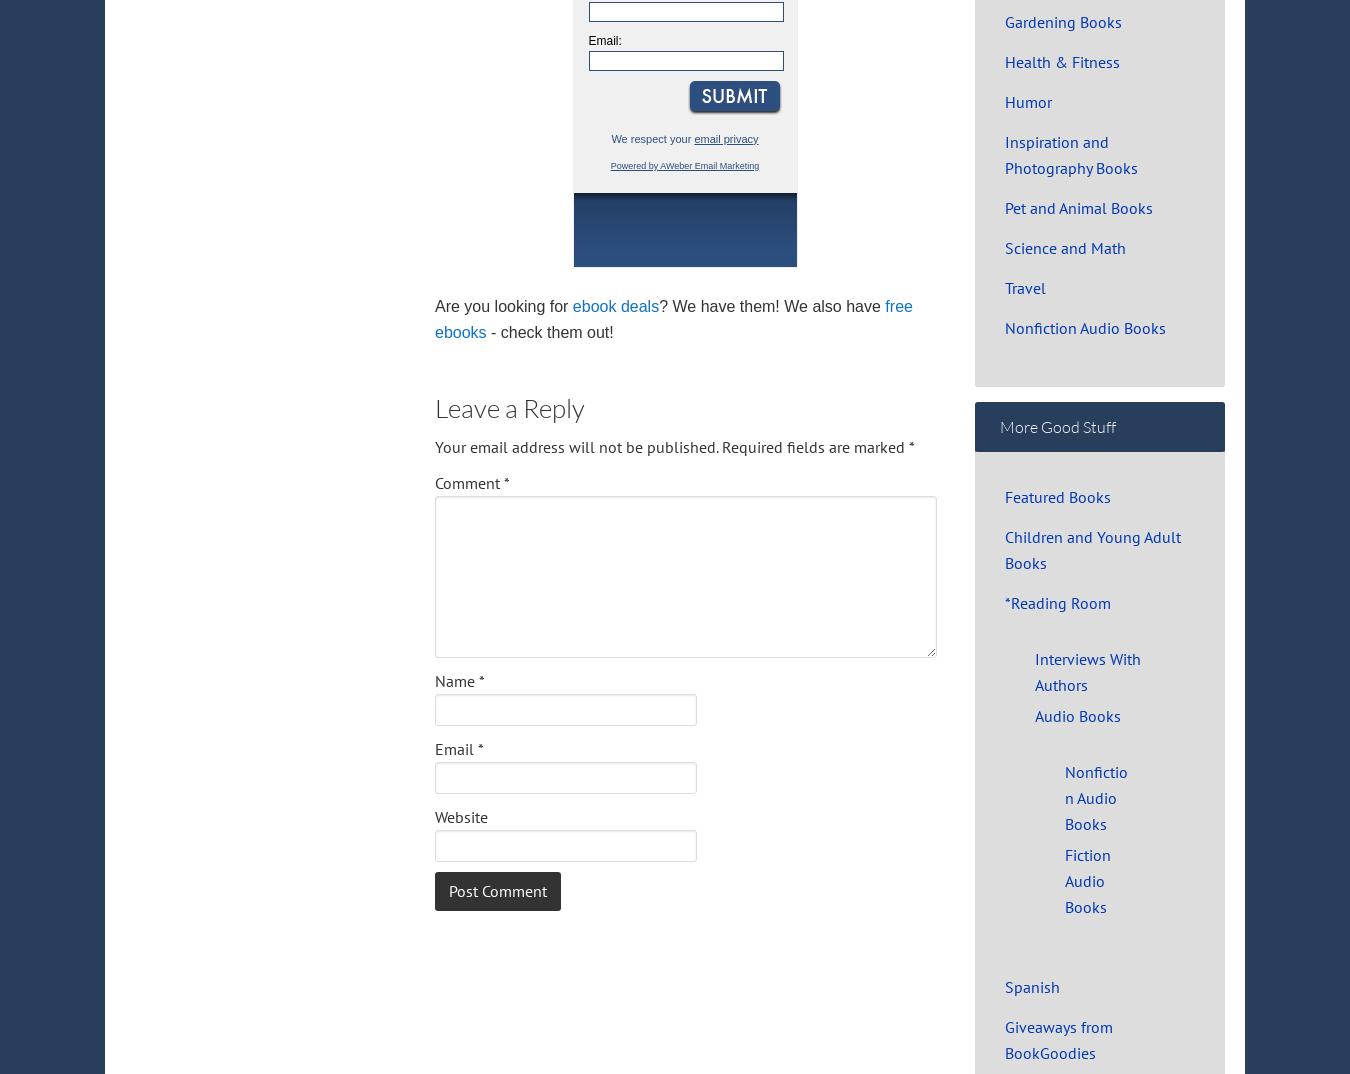 The image size is (1350, 1074). I want to click on 'Interviews With Authors', so click(1087, 670).